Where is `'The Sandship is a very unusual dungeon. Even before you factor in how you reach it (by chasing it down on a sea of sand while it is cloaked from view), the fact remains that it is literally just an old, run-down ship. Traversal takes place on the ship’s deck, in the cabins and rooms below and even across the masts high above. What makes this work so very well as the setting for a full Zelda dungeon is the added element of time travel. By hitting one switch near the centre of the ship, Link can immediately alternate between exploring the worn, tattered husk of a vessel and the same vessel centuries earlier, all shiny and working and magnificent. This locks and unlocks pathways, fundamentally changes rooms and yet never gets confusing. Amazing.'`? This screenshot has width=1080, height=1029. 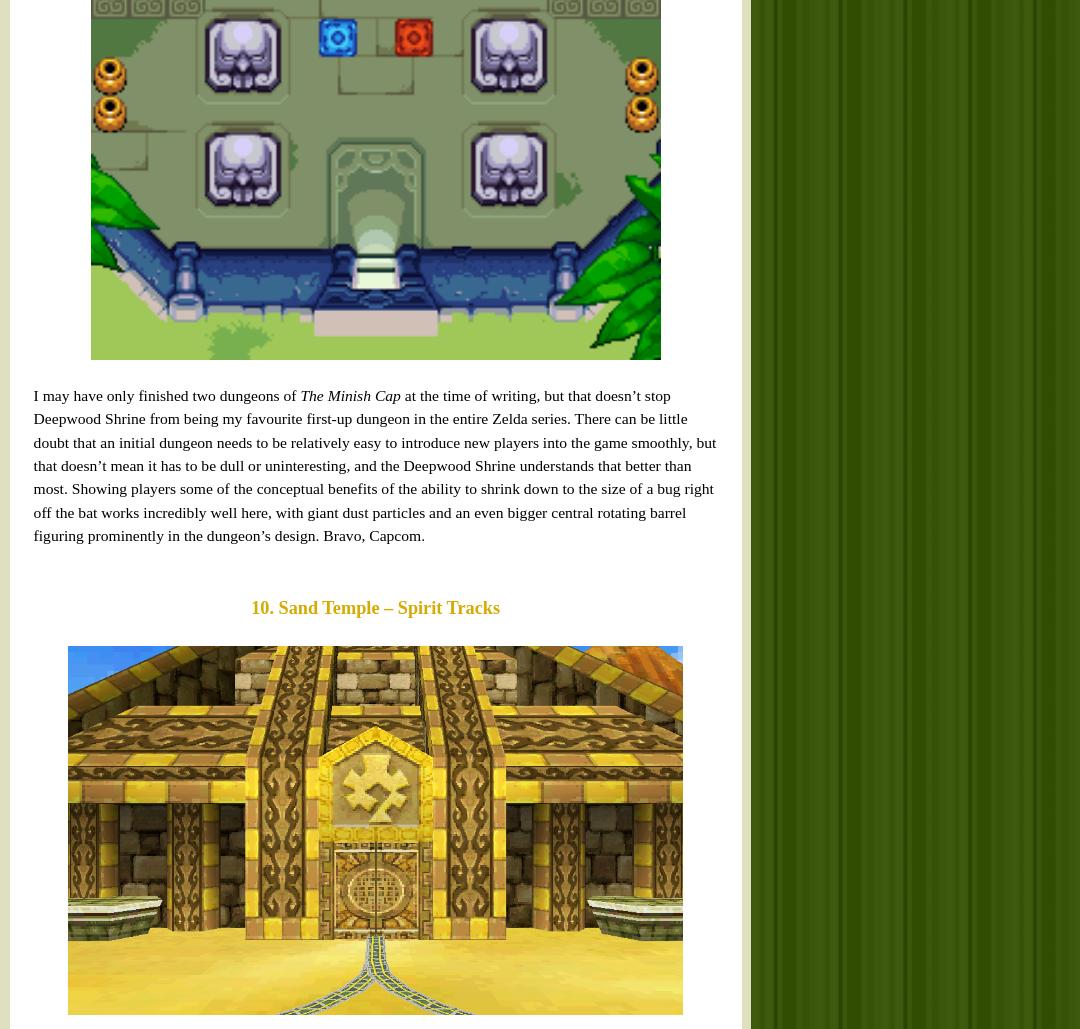 'The Sandship is a very unusual dungeon. Even before you factor in how you reach it (by chasing it down on a sea of sand while it is cloaked from view), the fact remains that it is literally just an old, run-down ship. Traversal takes place on the ship’s deck, in the cabins and rooms below and even across the masts high above. What makes this work so very well as the setting for a full Zelda dungeon is the added element of time travel. By hitting one switch near the centre of the ship, Link can immediately alternate between exploring the worn, tattered husk of a vessel and the same vessel centuries earlier, all shiny and working and magnificent. This locks and unlocks pathways, fundamentally changes rooms and yet never gets confusing. Amazing.' is located at coordinates (308, 771).